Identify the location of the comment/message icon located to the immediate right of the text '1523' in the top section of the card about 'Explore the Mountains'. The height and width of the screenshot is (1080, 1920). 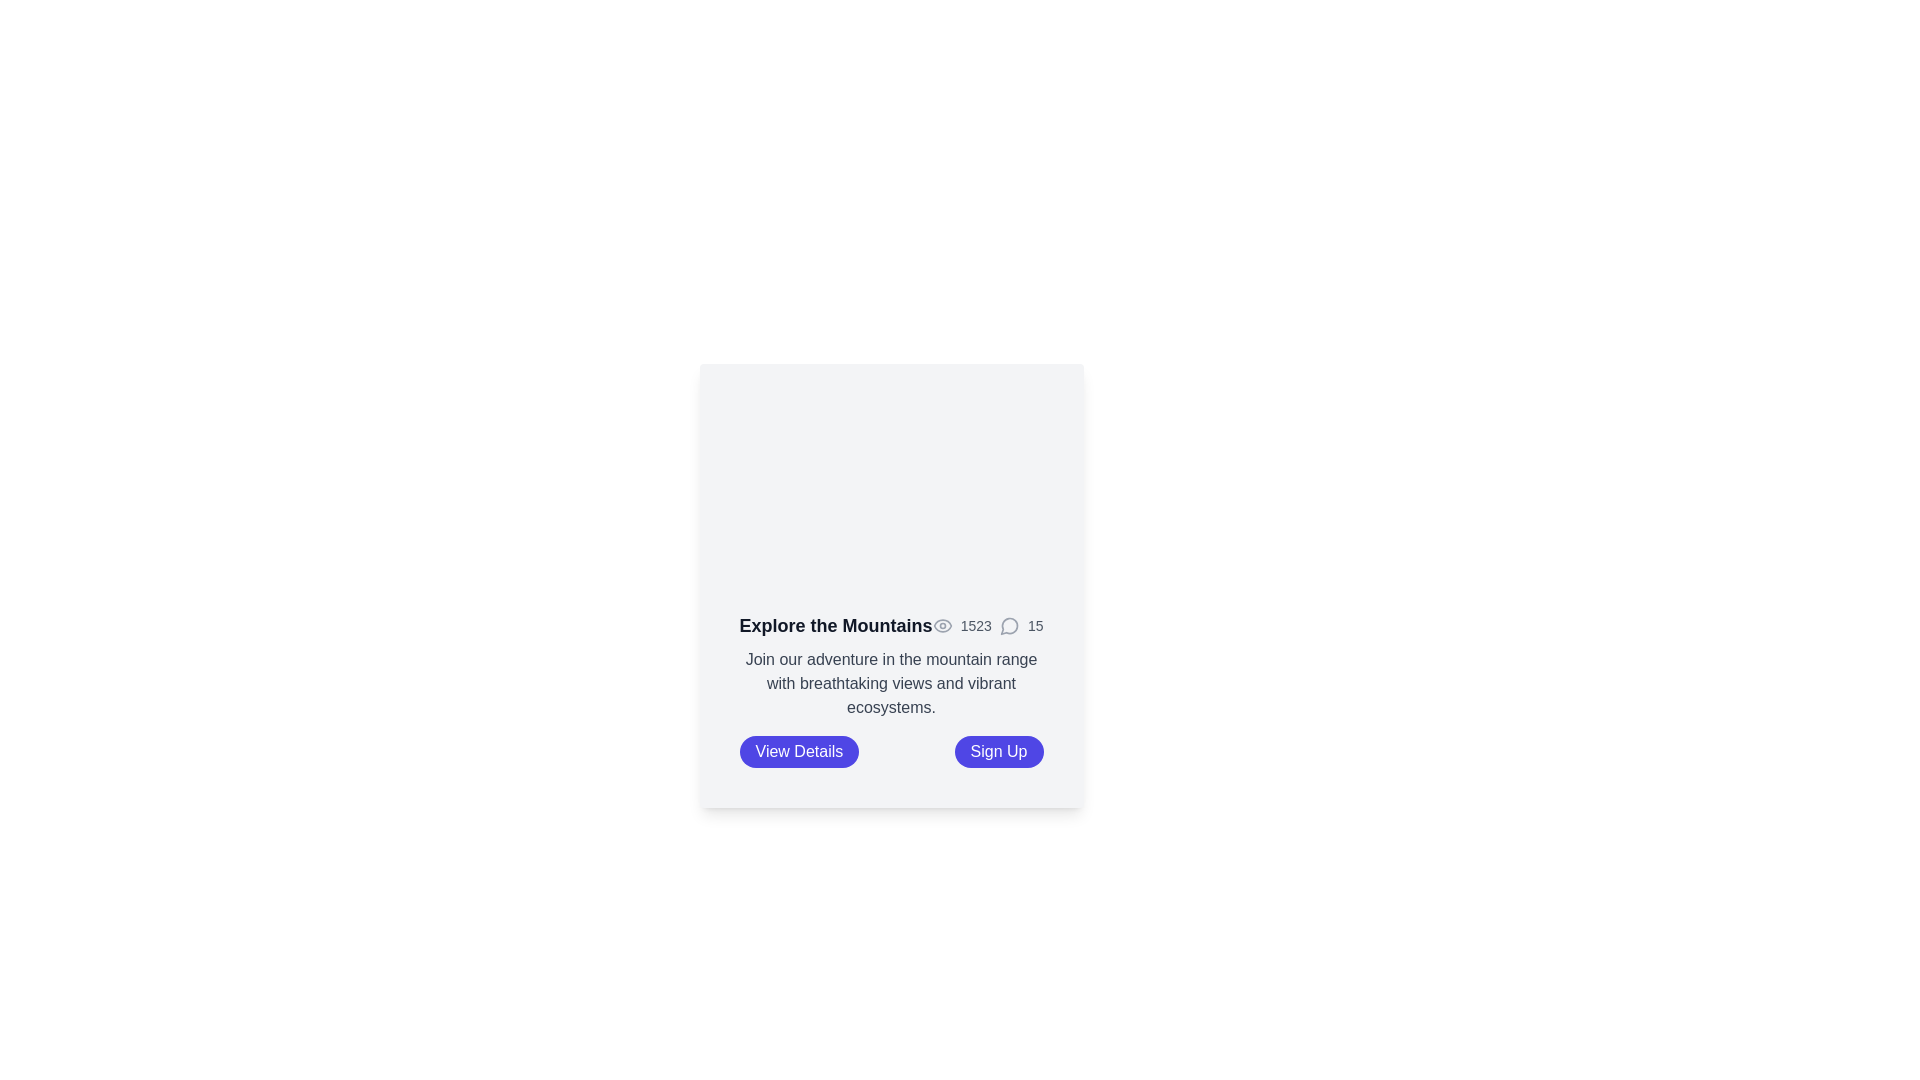
(1009, 624).